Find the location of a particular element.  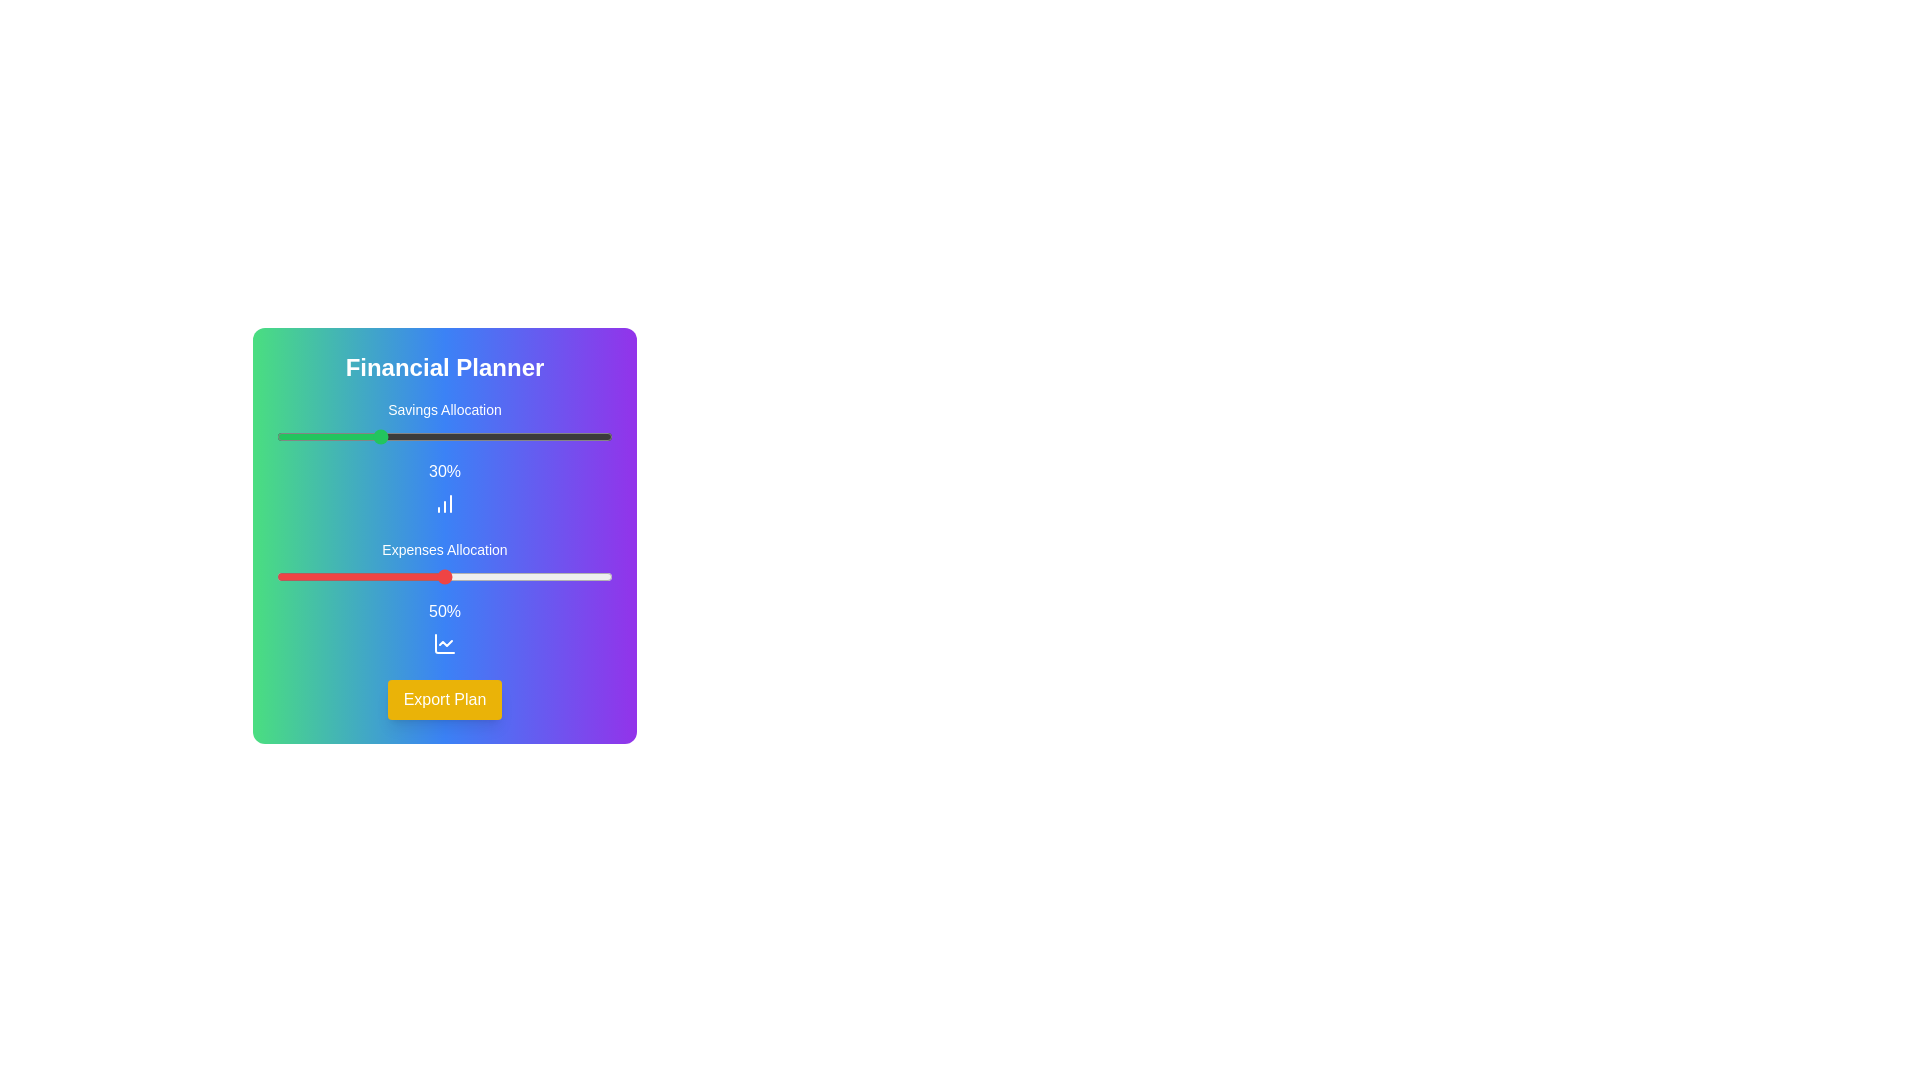

the expenses allocation slider is located at coordinates (350, 577).